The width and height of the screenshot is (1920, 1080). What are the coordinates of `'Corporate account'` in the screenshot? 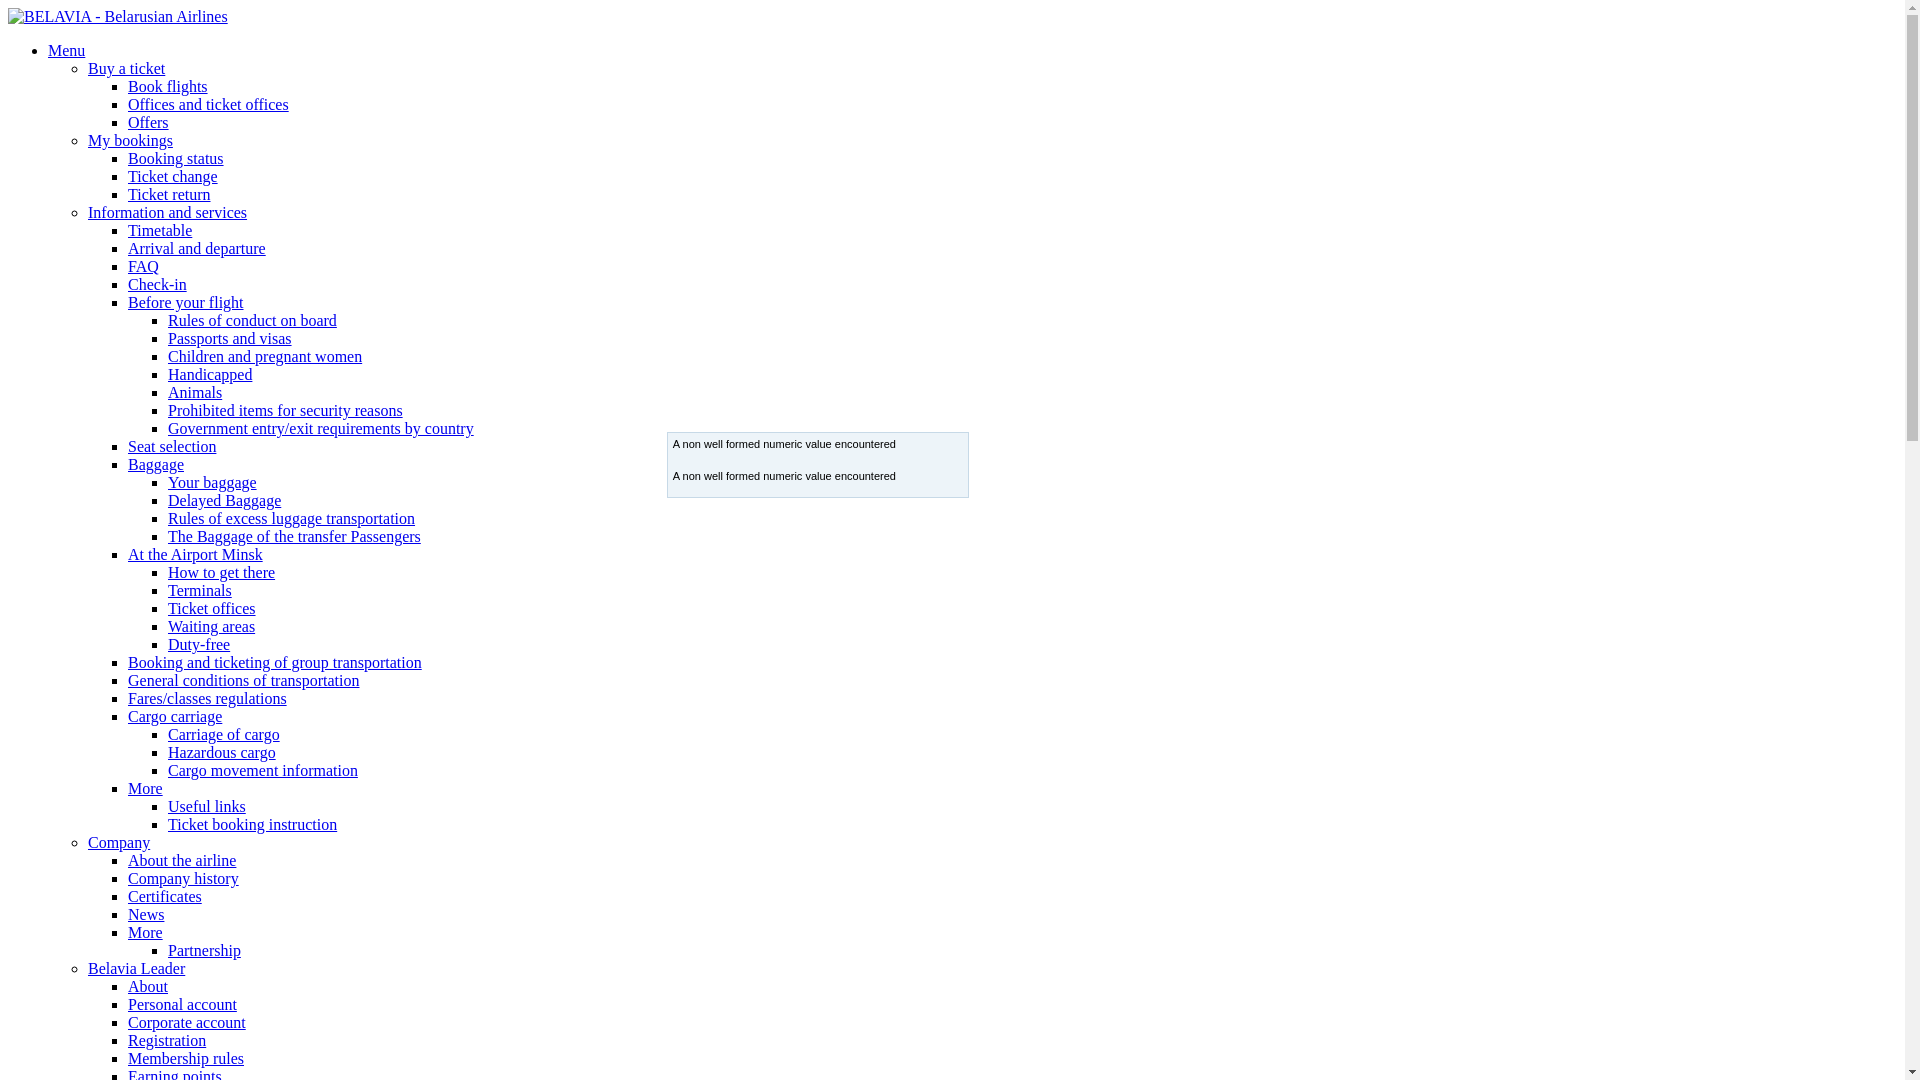 It's located at (187, 1022).